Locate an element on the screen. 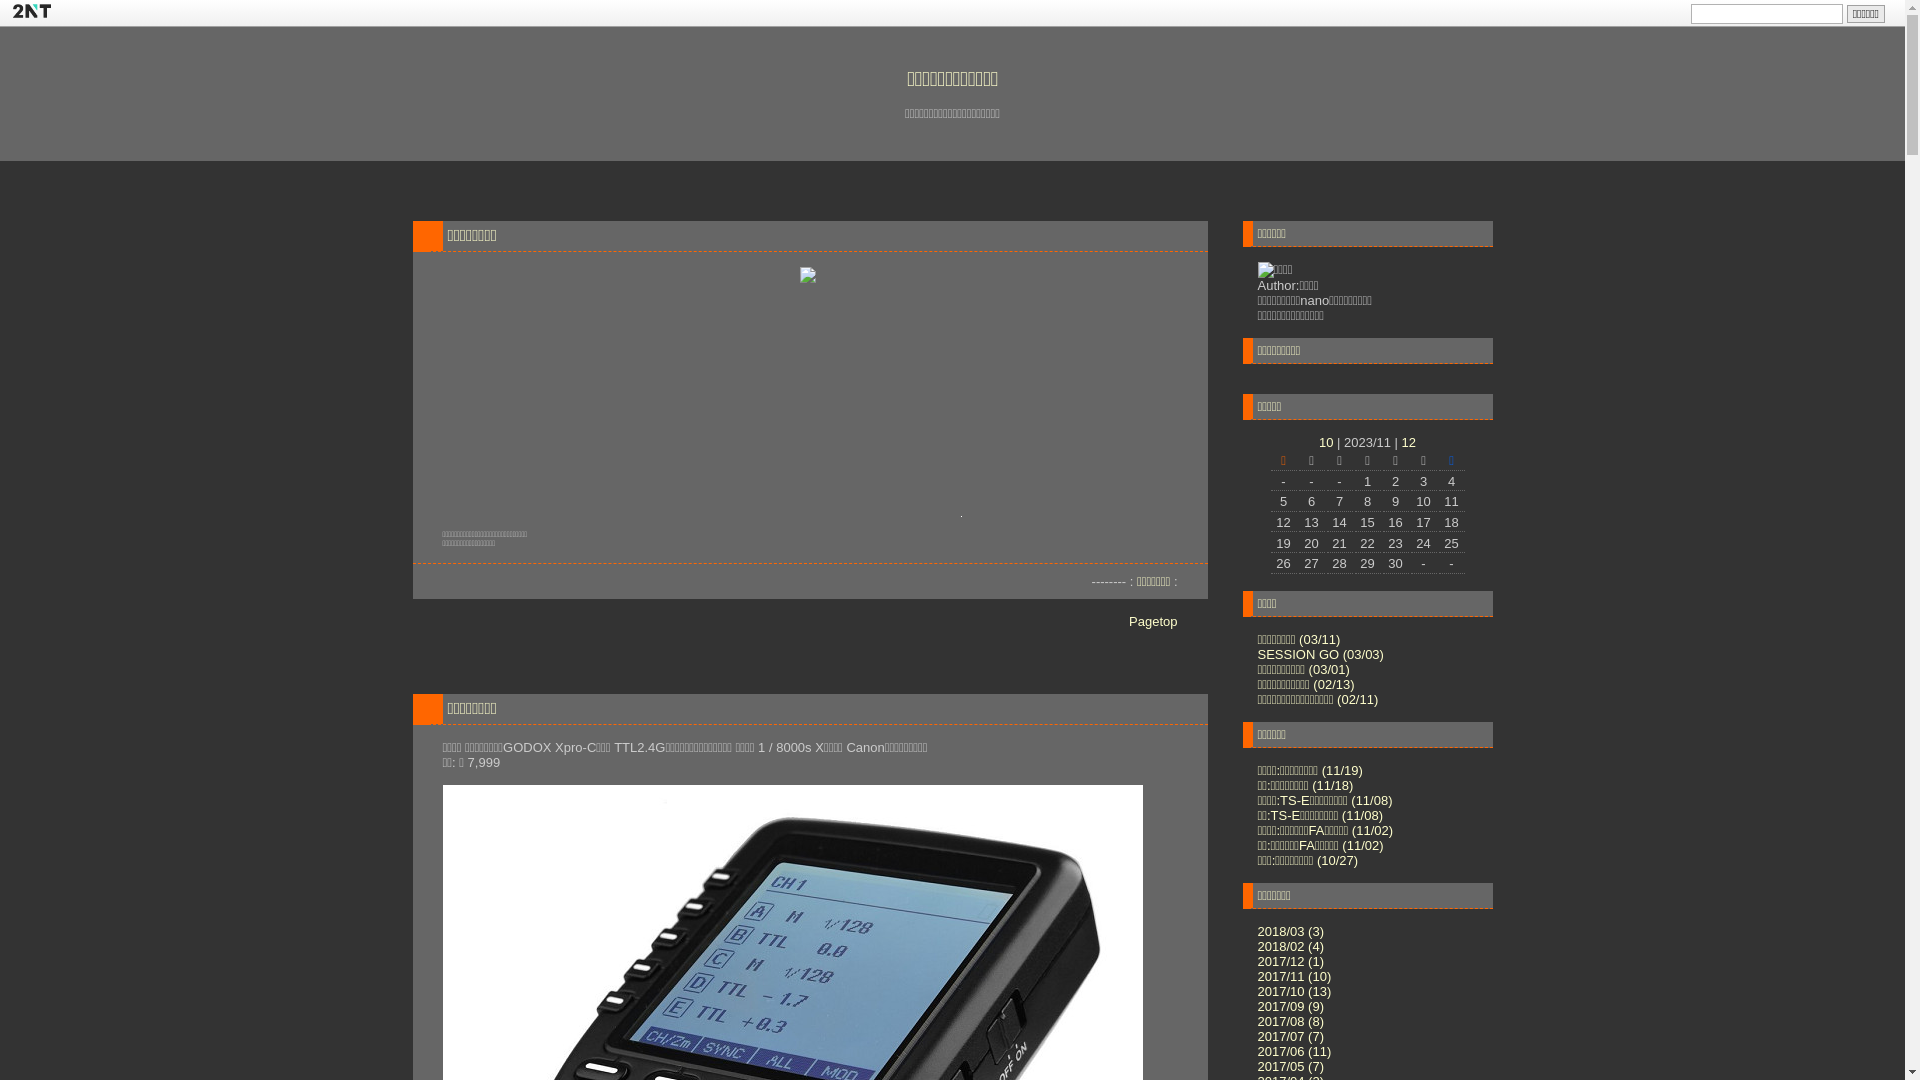  '2017/09 (9)' is located at coordinates (1291, 1006).